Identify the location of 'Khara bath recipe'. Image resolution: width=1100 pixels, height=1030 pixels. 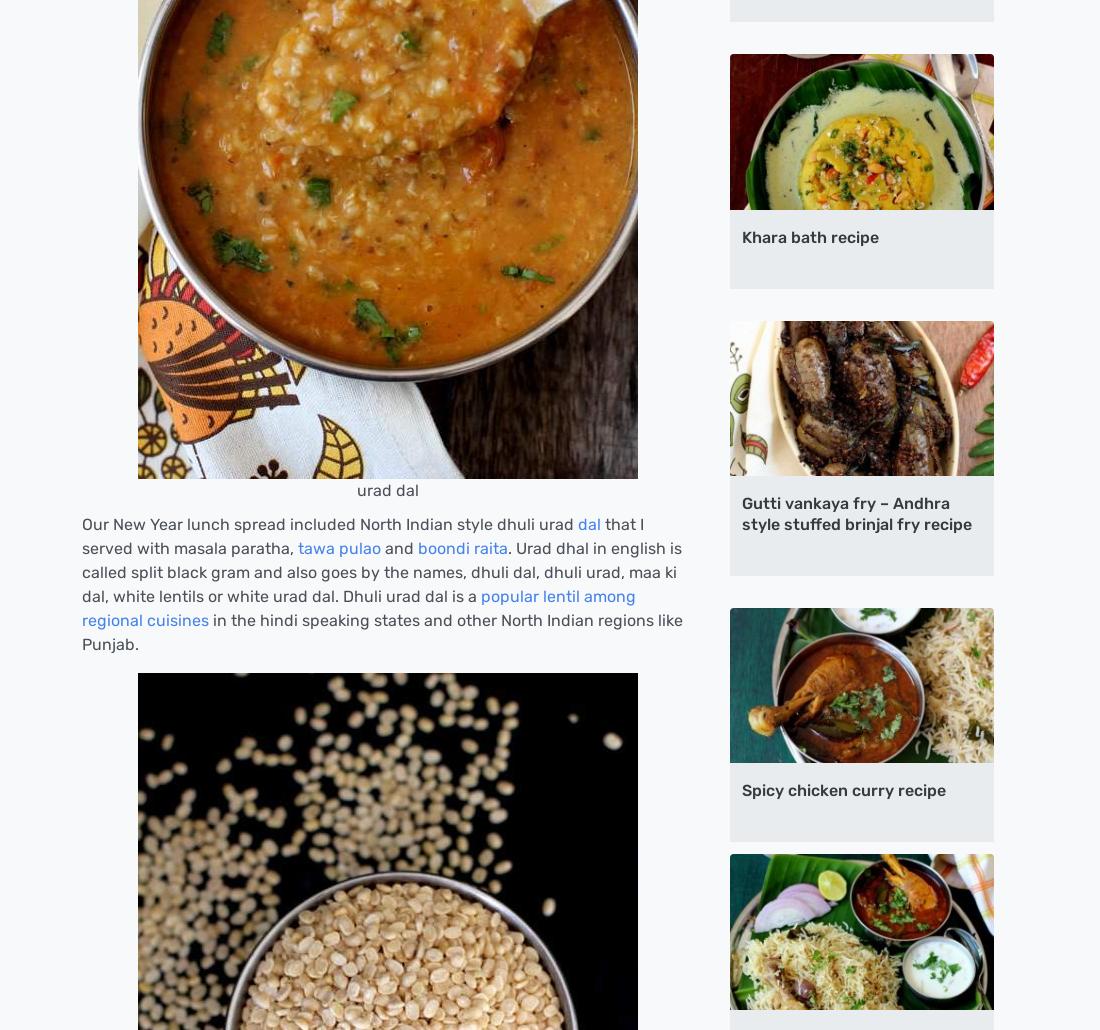
(810, 236).